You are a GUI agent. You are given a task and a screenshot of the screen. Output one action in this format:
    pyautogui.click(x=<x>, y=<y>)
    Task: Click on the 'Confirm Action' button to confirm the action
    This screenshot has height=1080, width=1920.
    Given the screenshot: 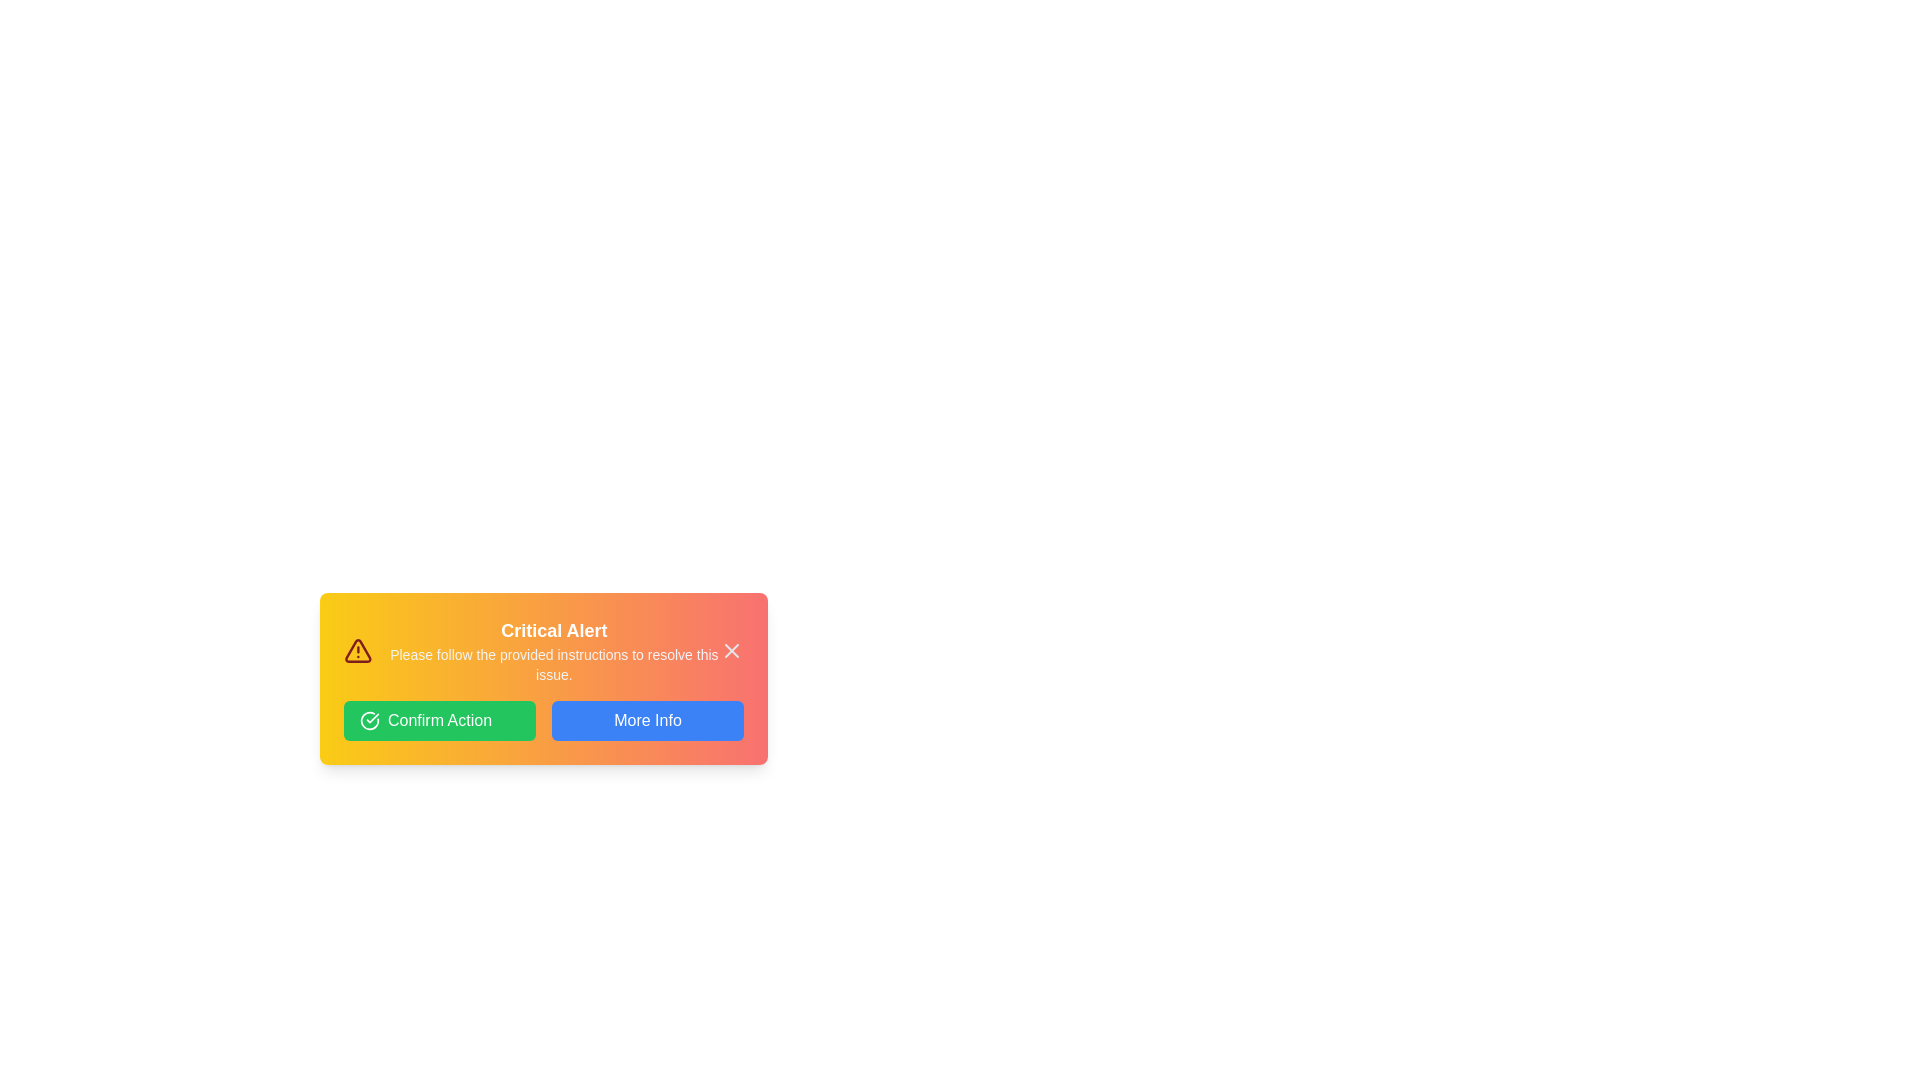 What is the action you would take?
    pyautogui.click(x=439, y=721)
    